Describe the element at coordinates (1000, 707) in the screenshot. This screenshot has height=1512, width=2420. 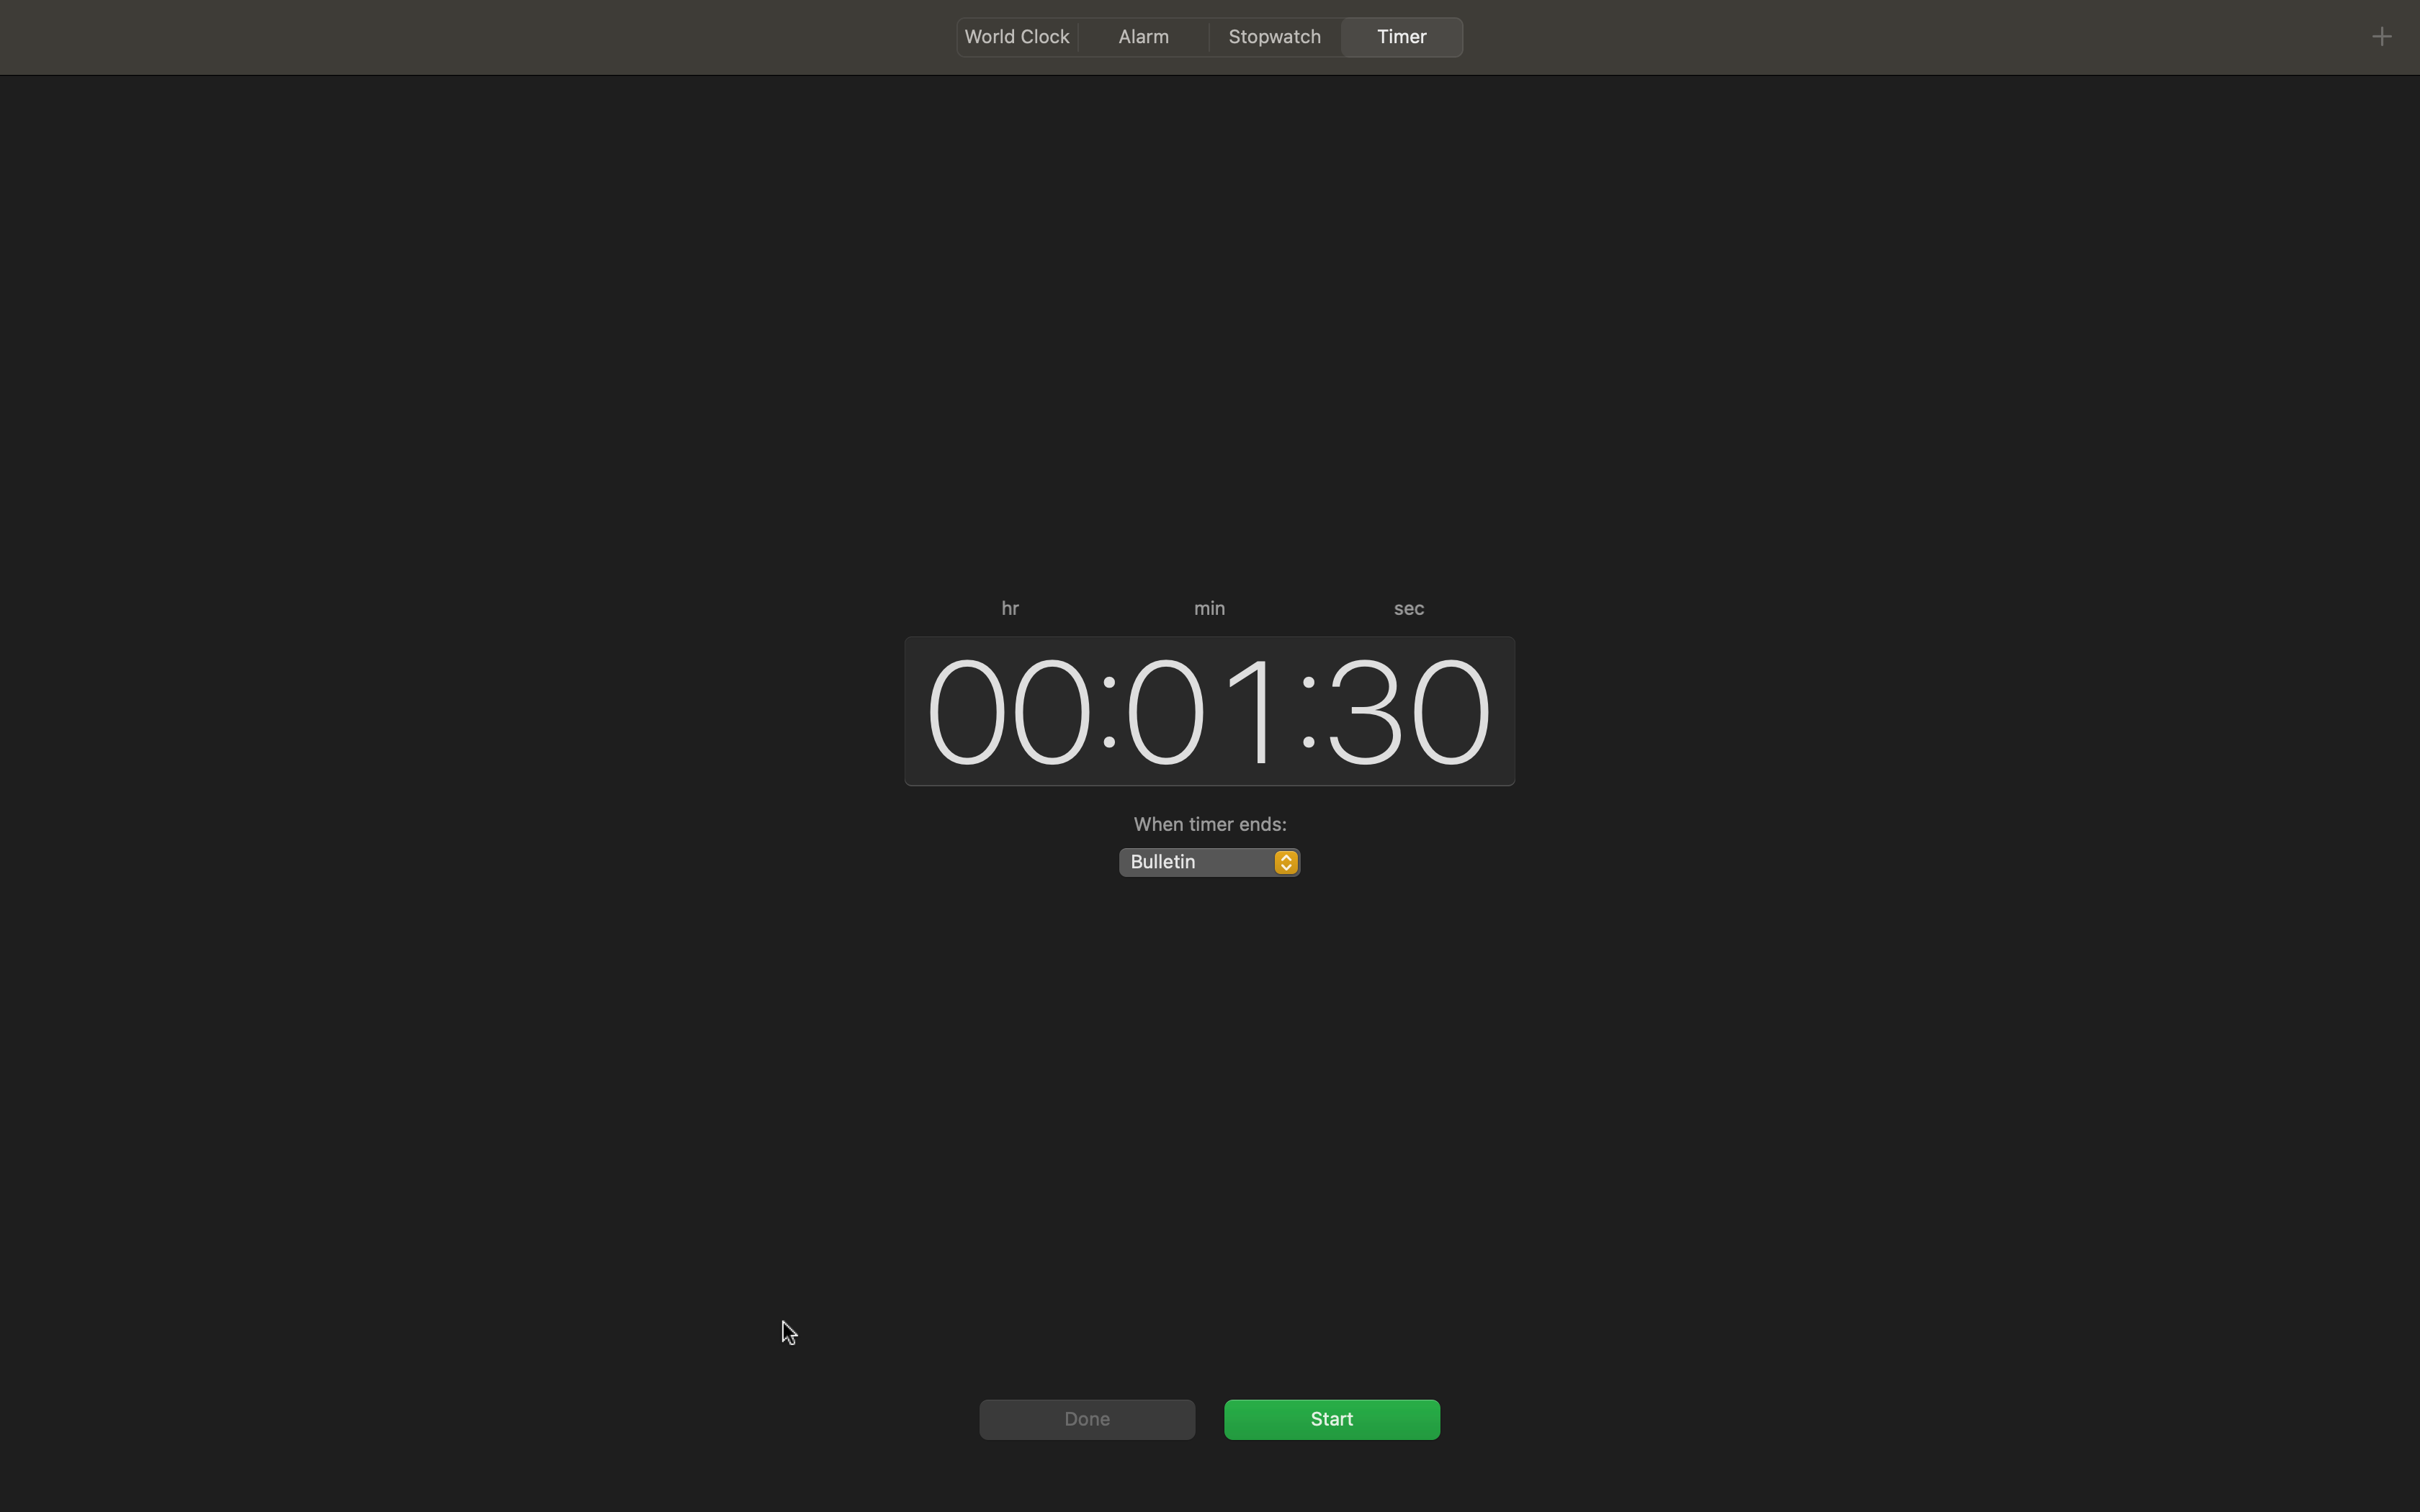
I see `Input "03" in the hour field` at that location.